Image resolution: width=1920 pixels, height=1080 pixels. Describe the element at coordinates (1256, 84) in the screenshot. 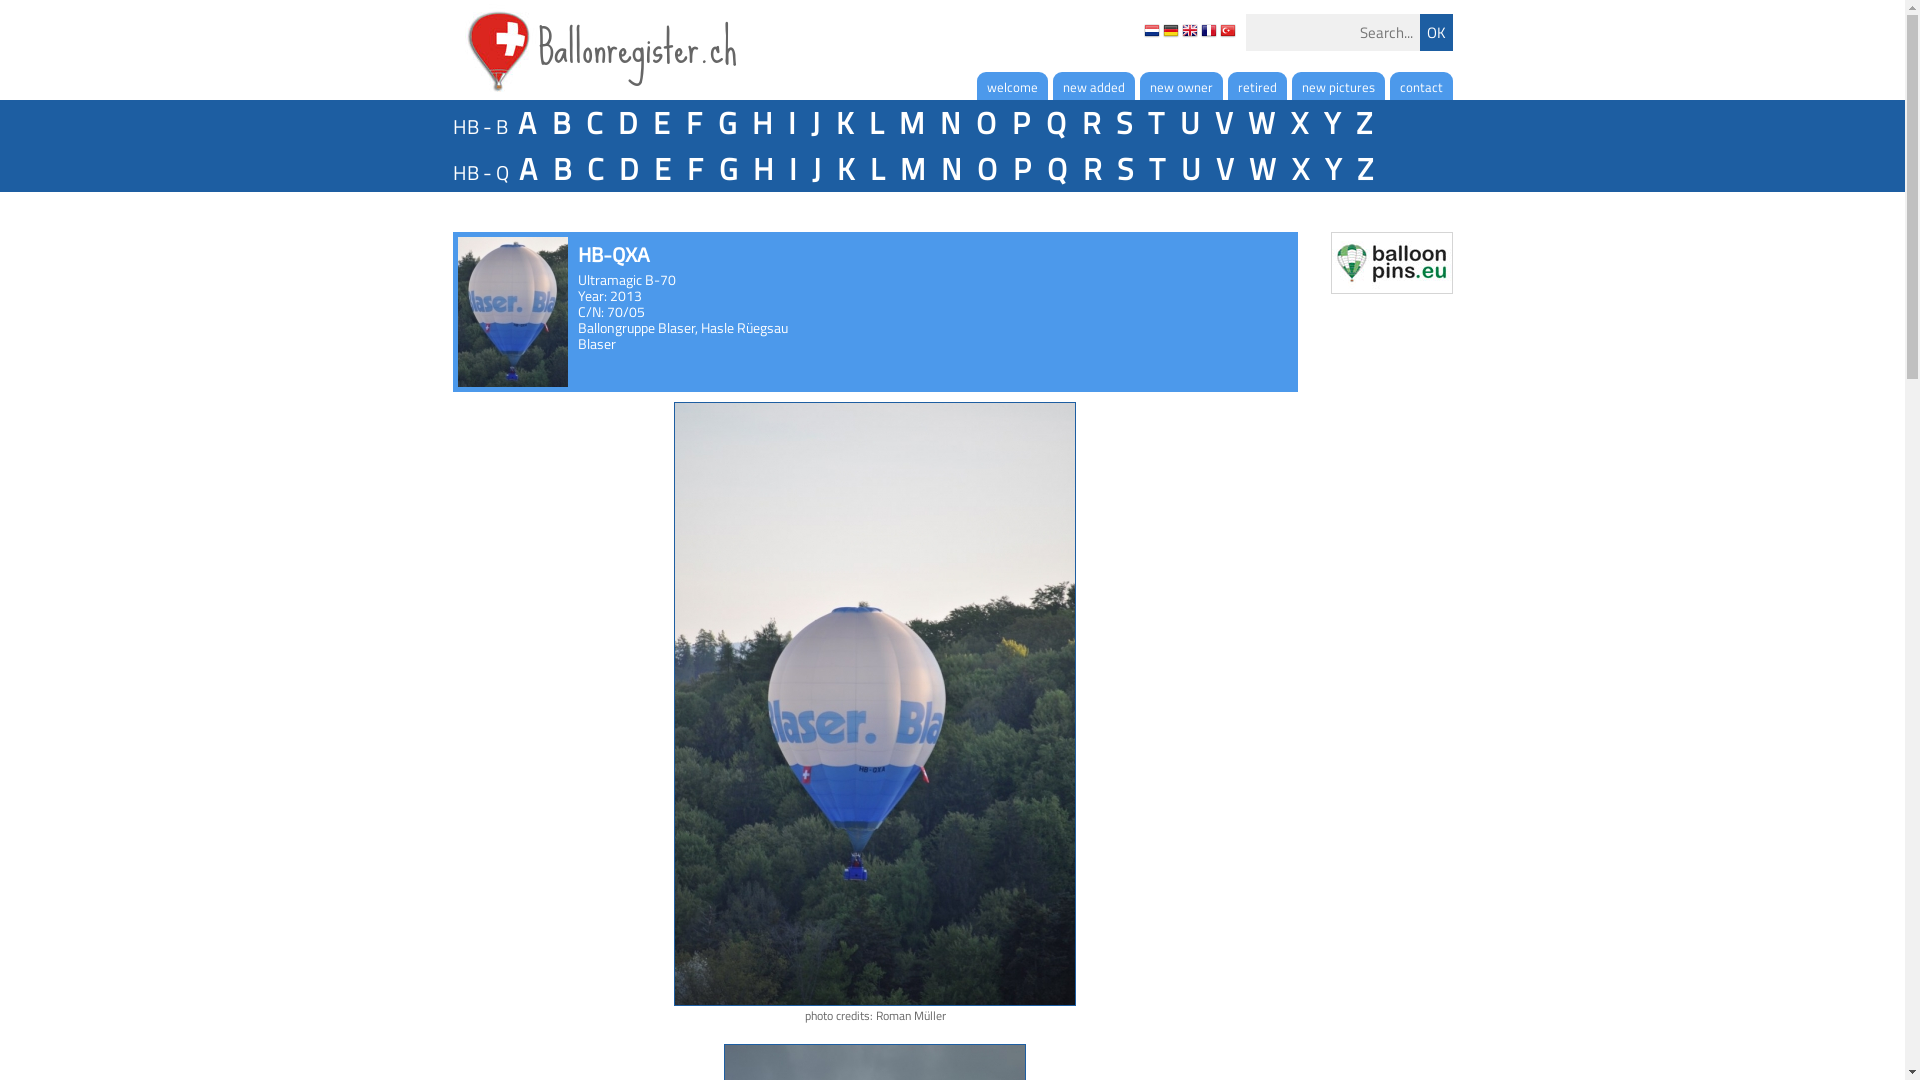

I see `'retired'` at that location.